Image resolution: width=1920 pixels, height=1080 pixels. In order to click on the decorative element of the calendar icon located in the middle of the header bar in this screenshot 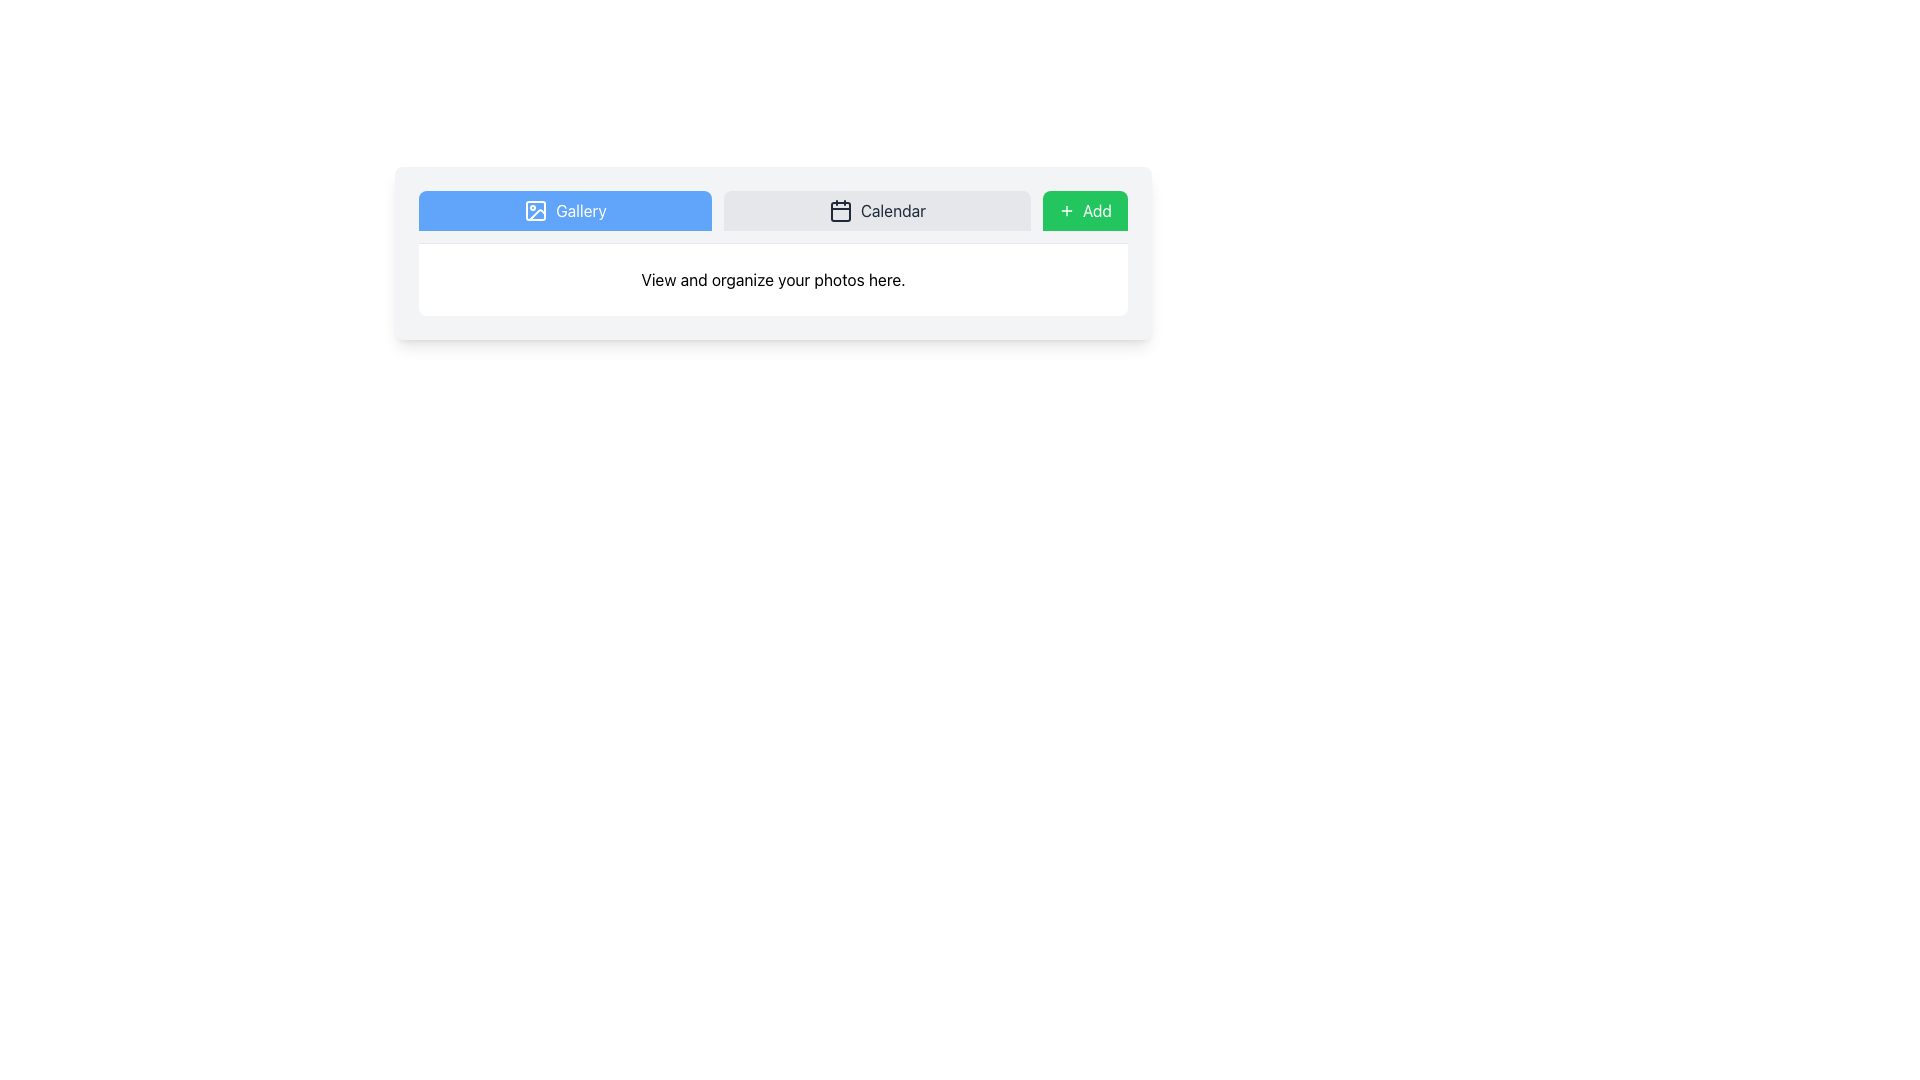, I will do `click(840, 212)`.